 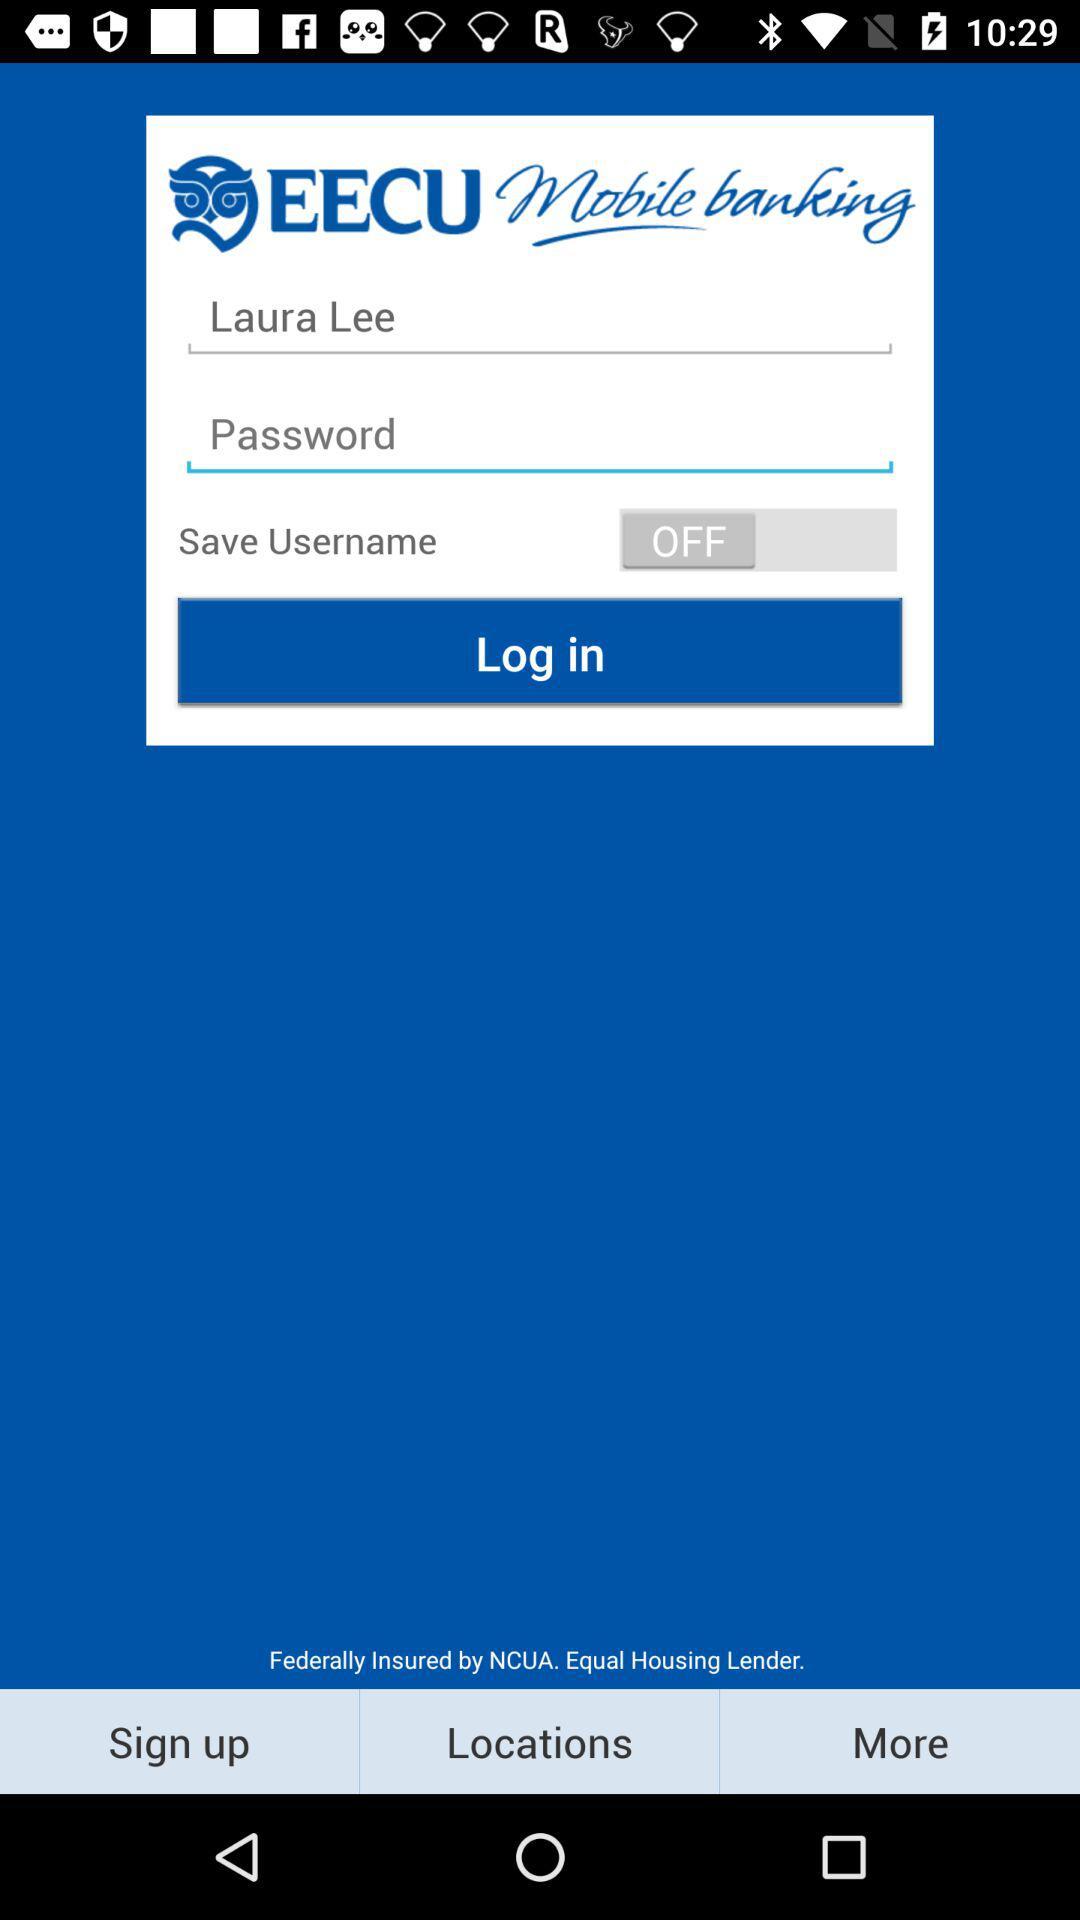 I want to click on item below the federally insured by icon, so click(x=538, y=1740).